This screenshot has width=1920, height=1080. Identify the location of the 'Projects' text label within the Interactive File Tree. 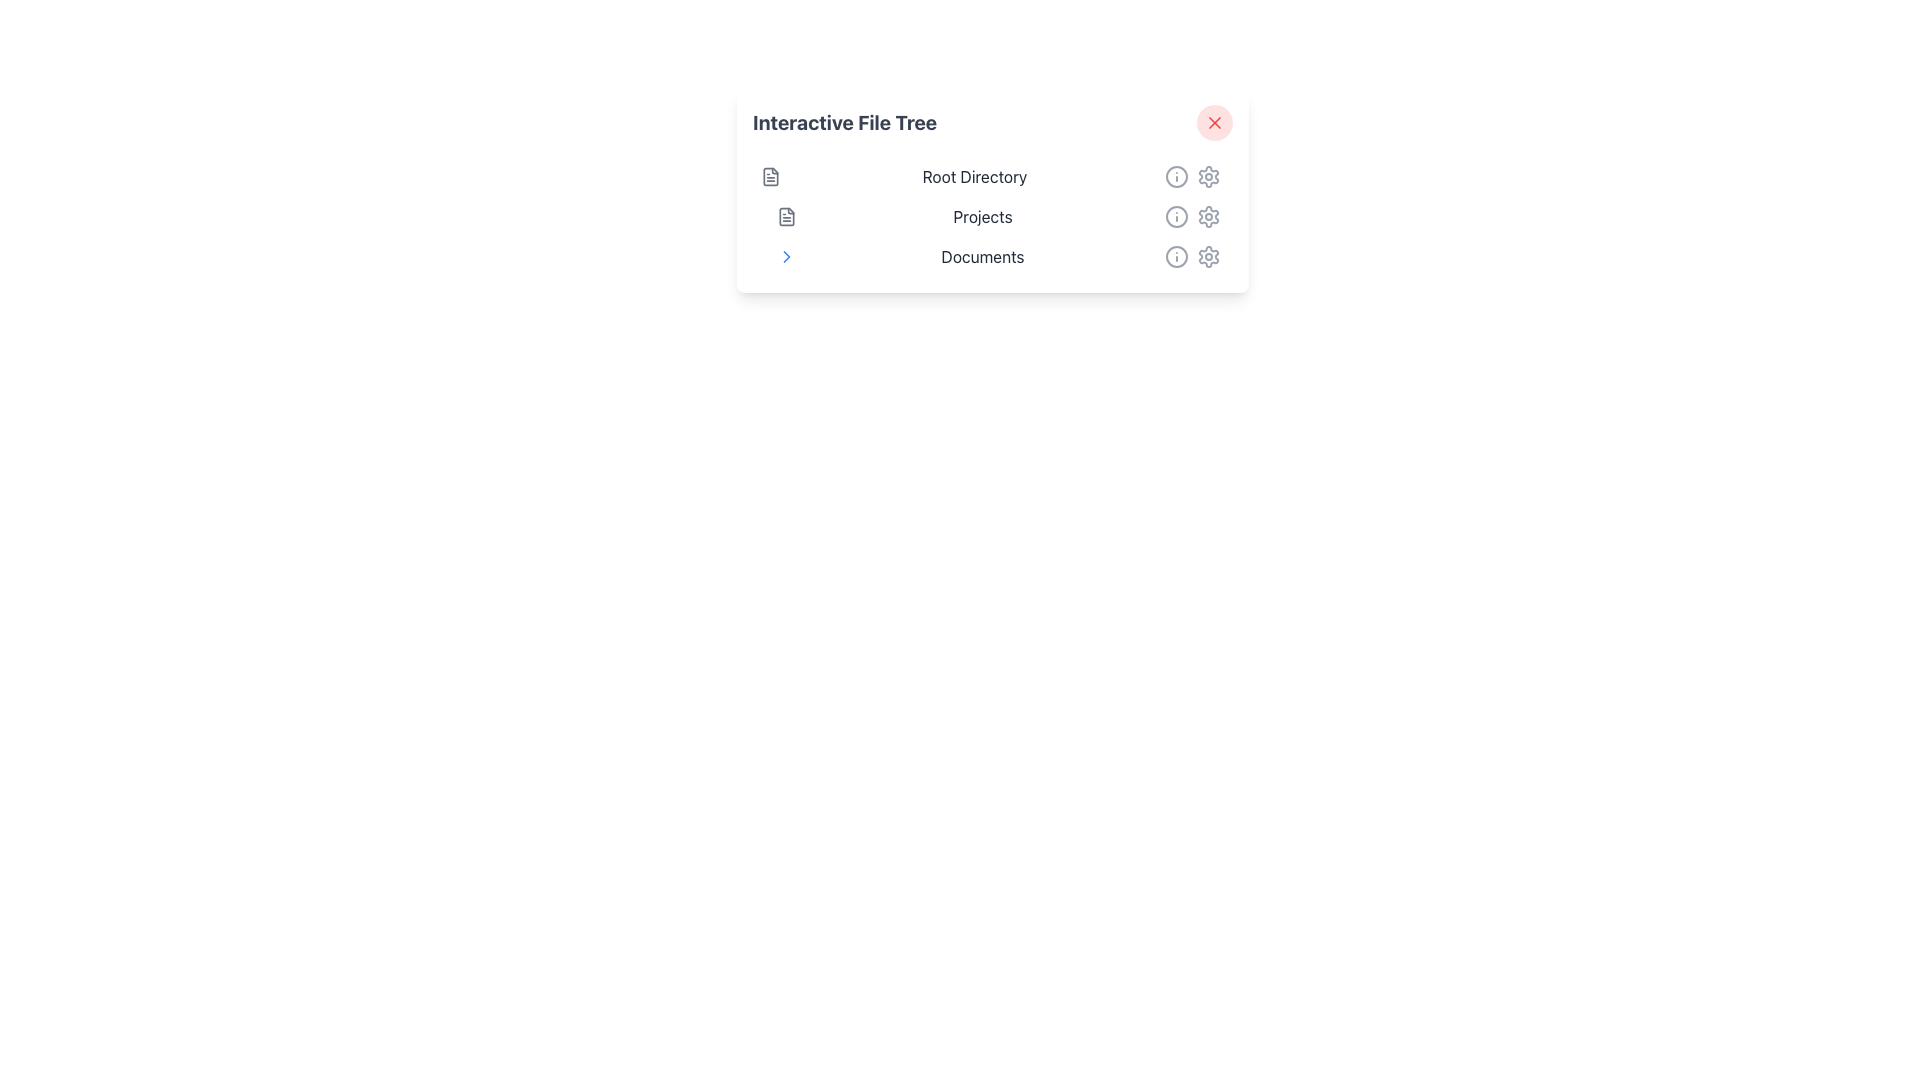
(993, 216).